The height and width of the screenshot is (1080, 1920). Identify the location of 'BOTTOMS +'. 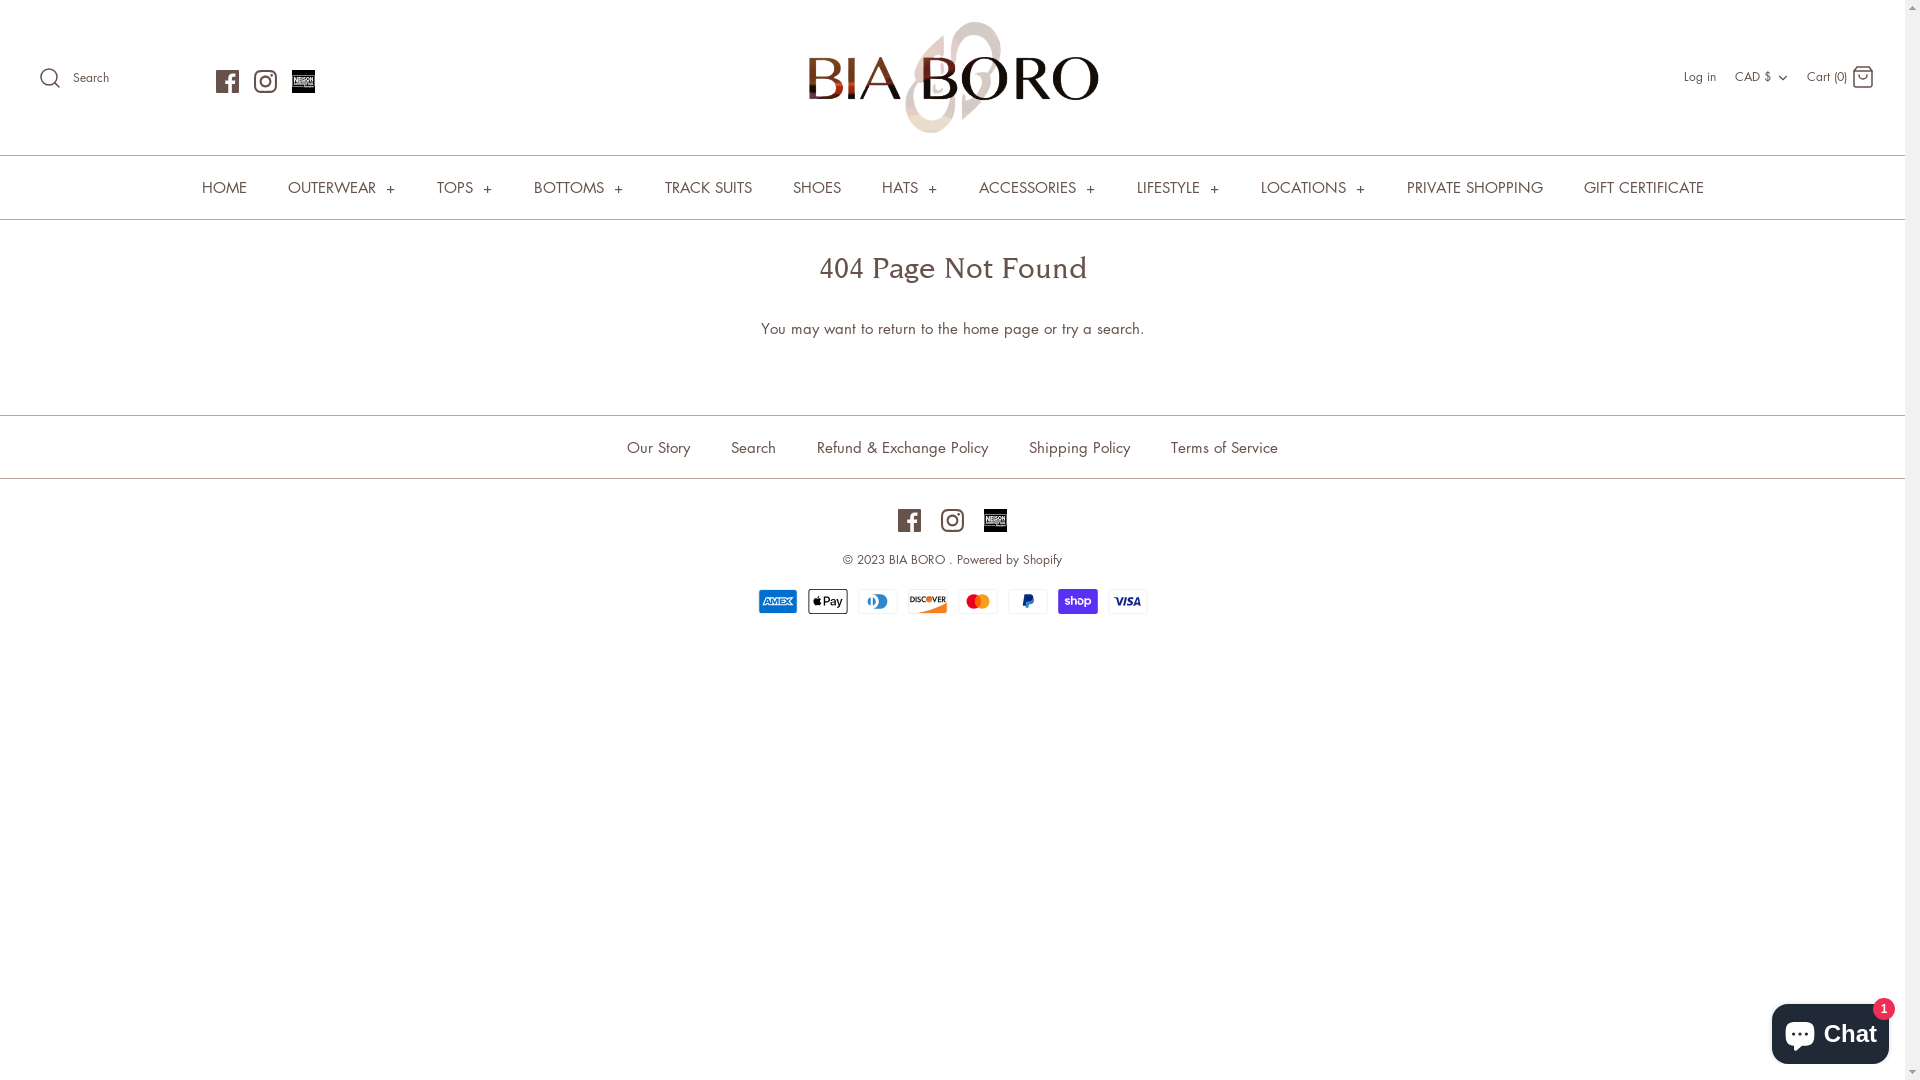
(578, 187).